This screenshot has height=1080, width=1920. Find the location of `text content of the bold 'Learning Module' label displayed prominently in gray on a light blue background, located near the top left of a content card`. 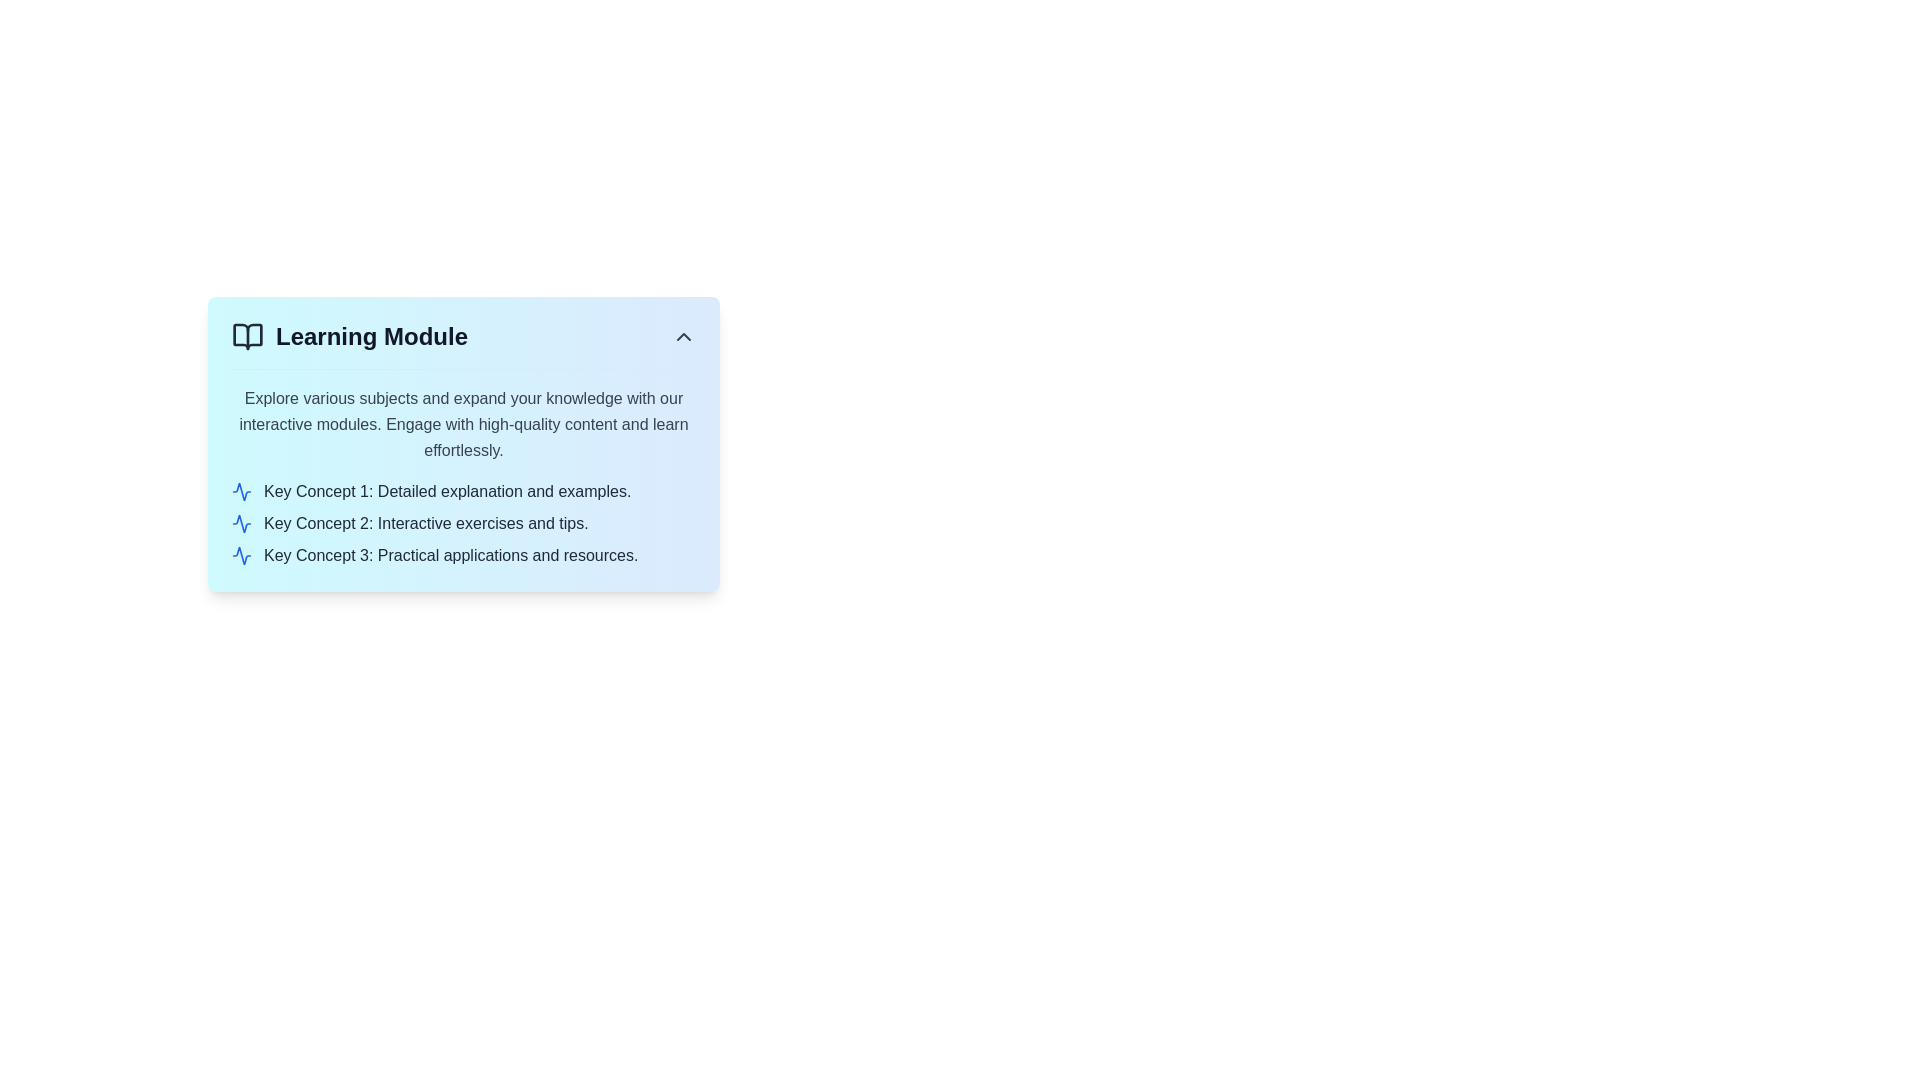

text content of the bold 'Learning Module' label displayed prominently in gray on a light blue background, located near the top left of a content card is located at coordinates (372, 335).